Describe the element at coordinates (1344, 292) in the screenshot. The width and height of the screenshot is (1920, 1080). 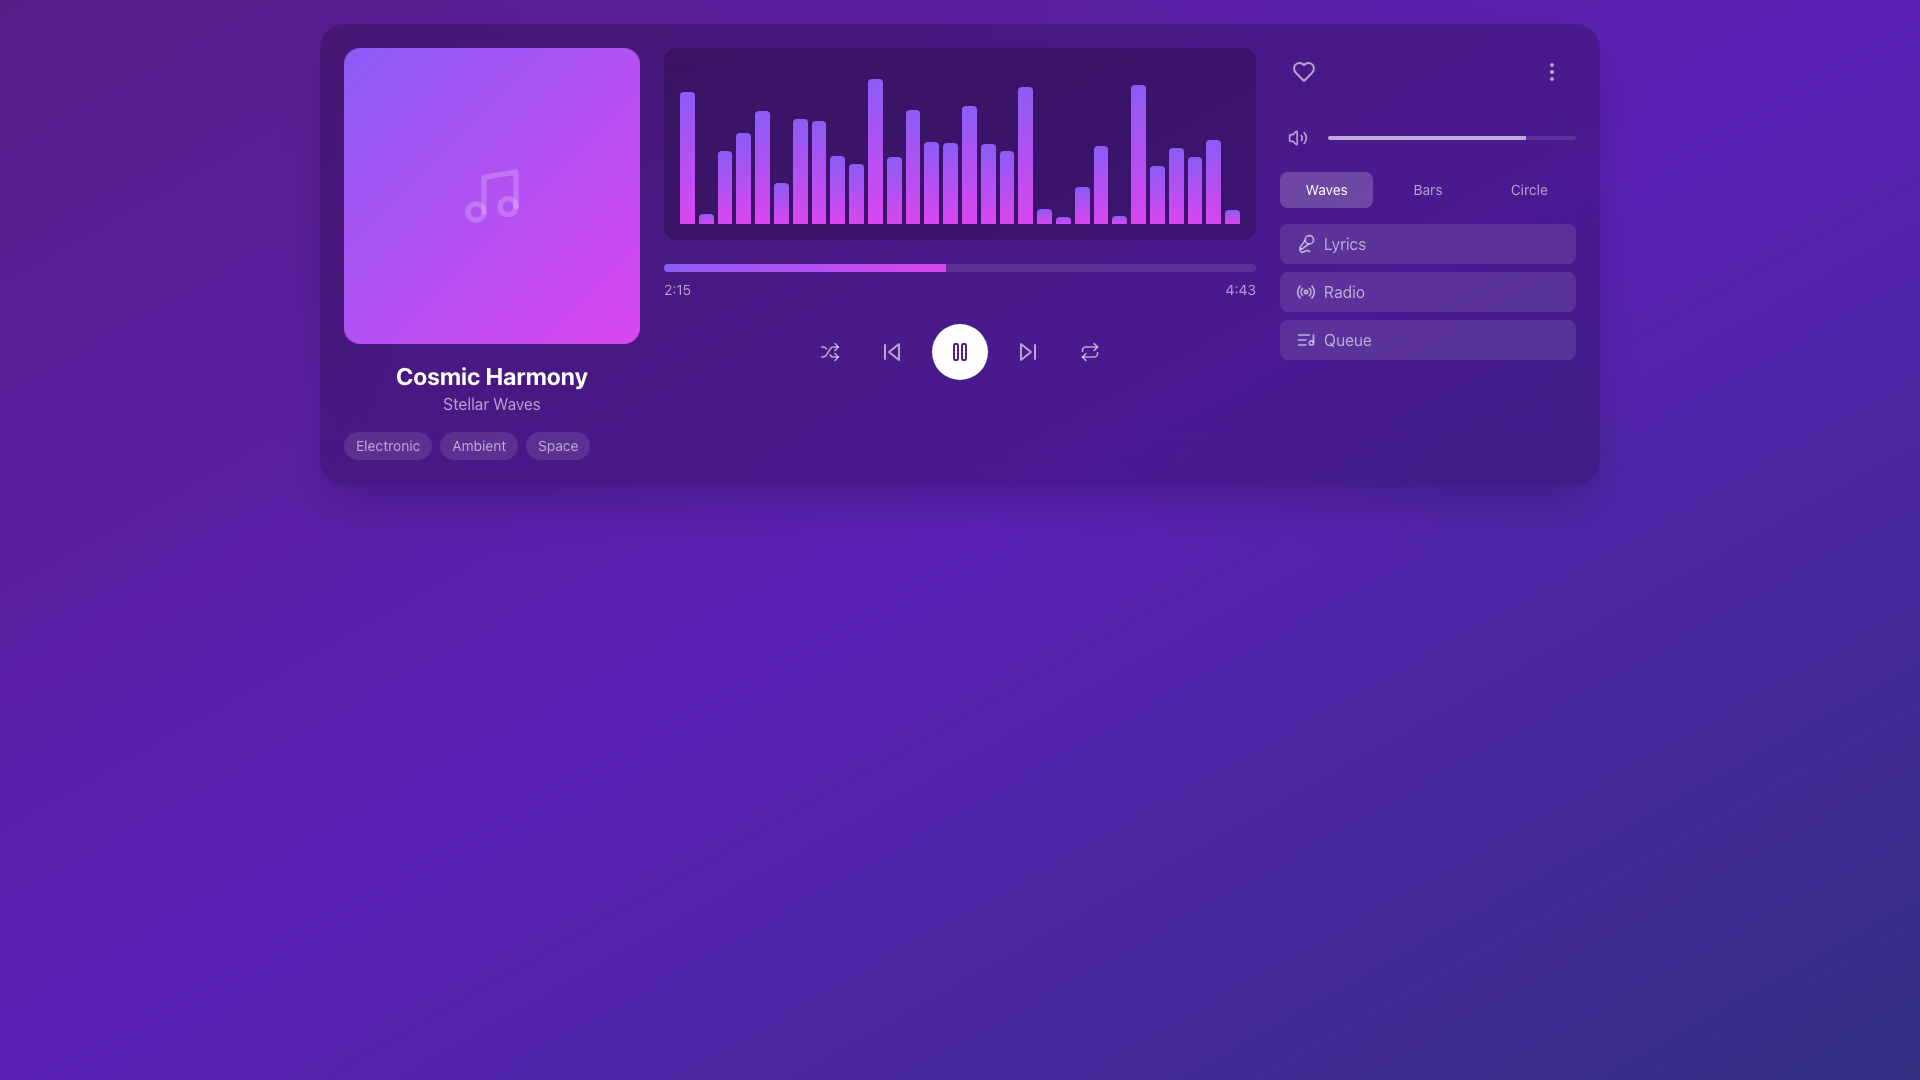
I see `the 'Radio' label text inside the button` at that location.